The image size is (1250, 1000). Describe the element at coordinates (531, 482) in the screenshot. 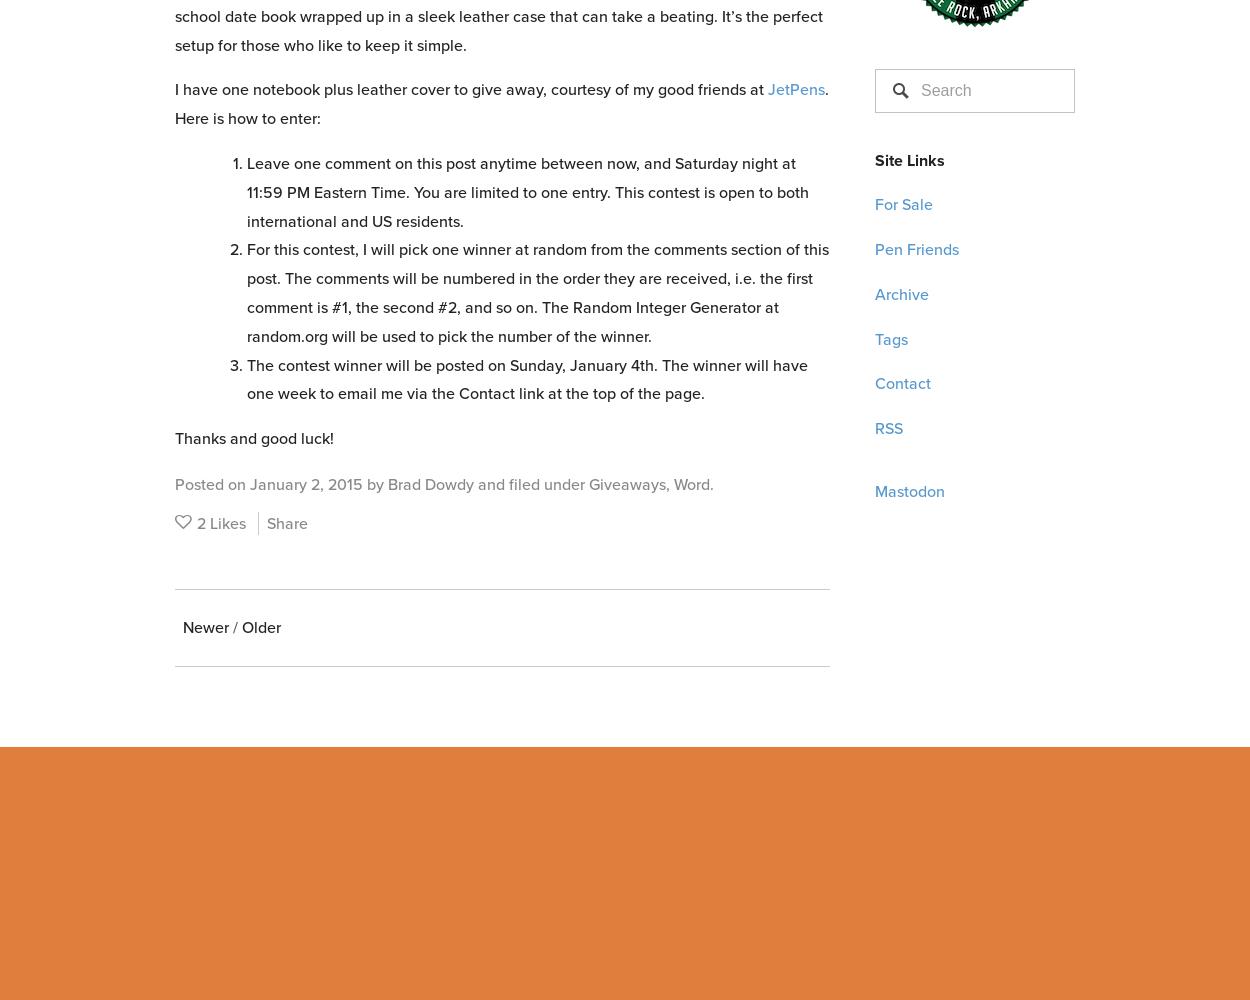

I see `'and filed under'` at that location.